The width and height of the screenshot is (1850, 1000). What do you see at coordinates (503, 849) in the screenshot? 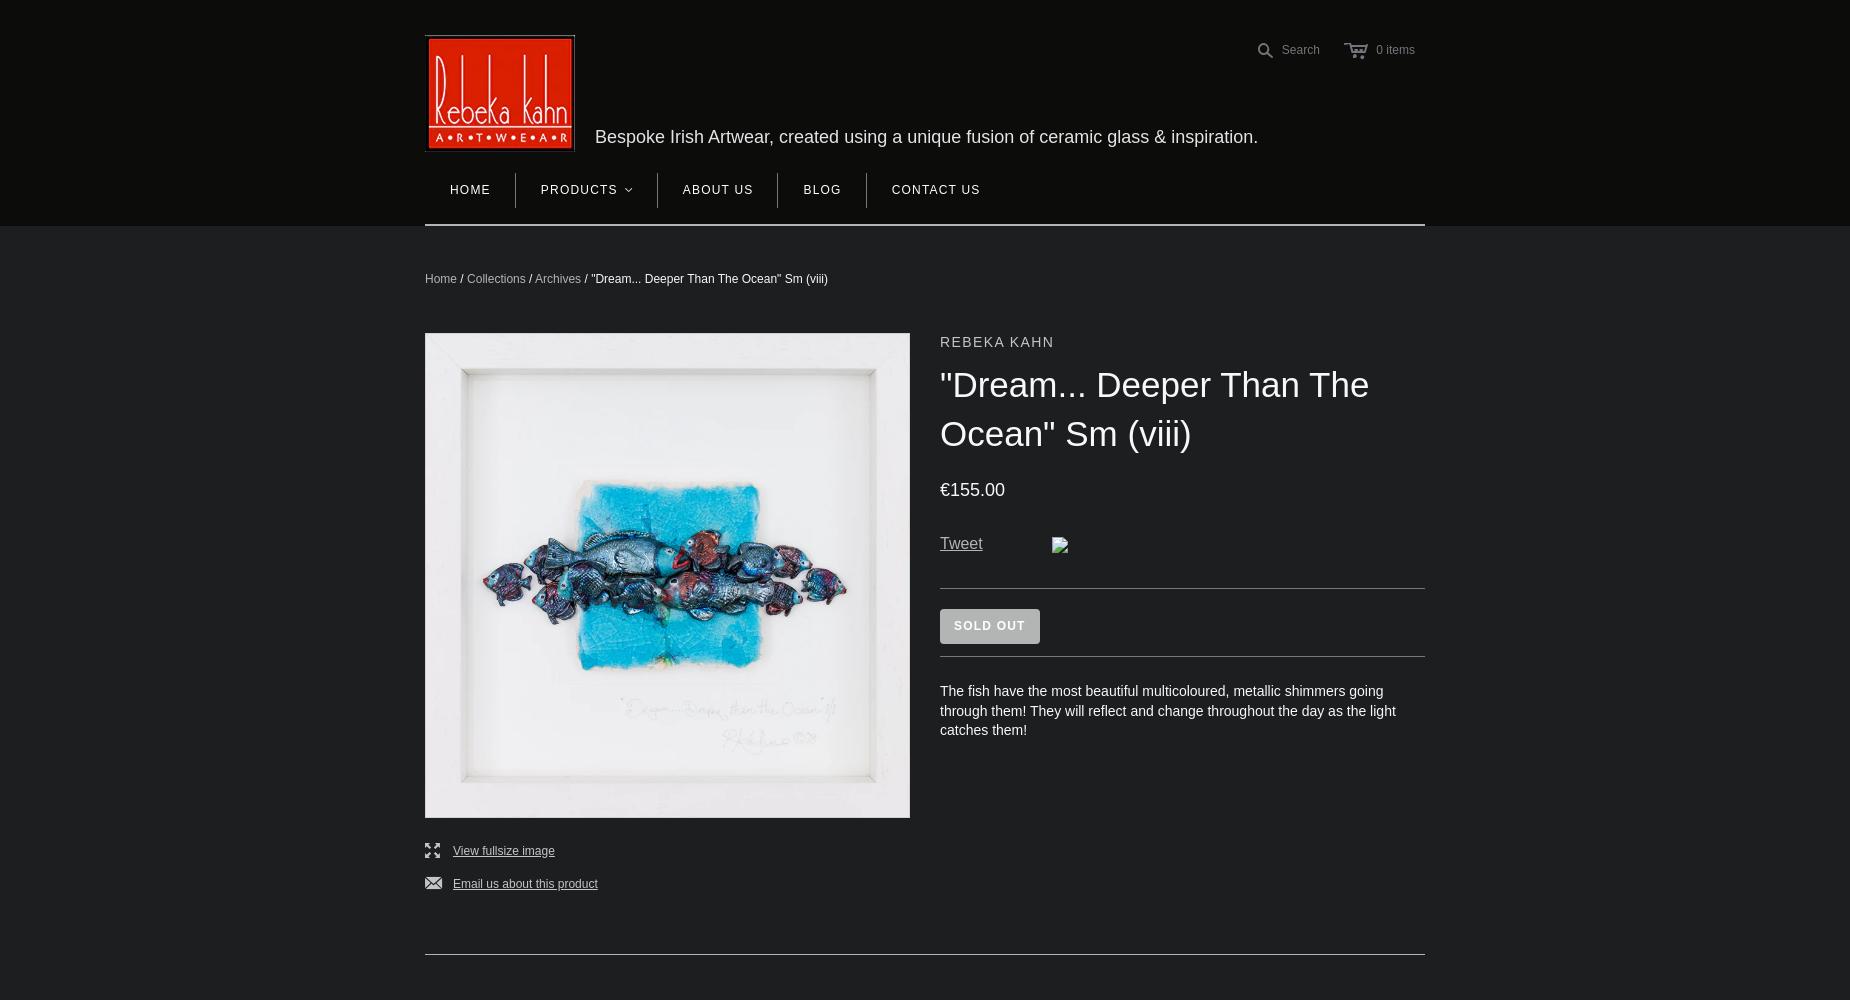
I see `'View fullsize image'` at bounding box center [503, 849].